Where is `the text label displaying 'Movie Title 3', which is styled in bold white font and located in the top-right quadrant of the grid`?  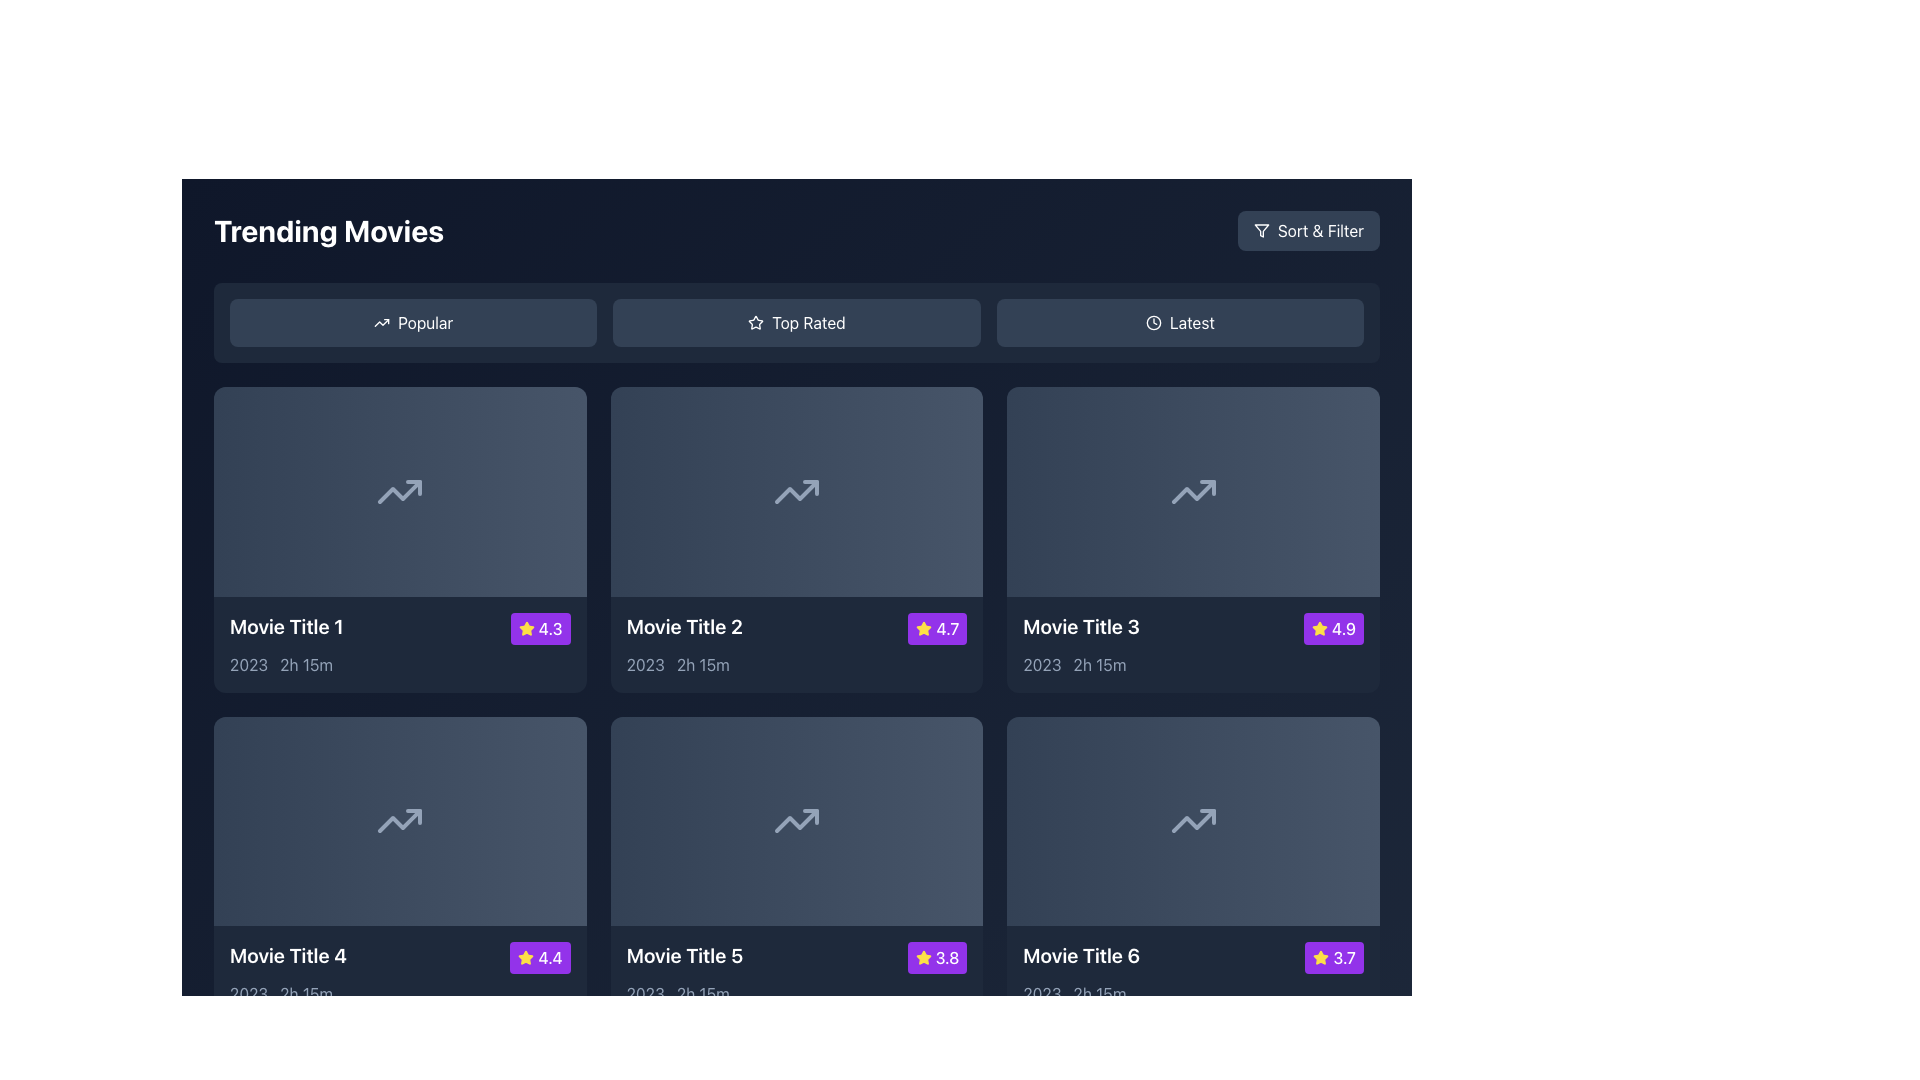 the text label displaying 'Movie Title 3', which is styled in bold white font and located in the top-right quadrant of the grid is located at coordinates (1080, 625).